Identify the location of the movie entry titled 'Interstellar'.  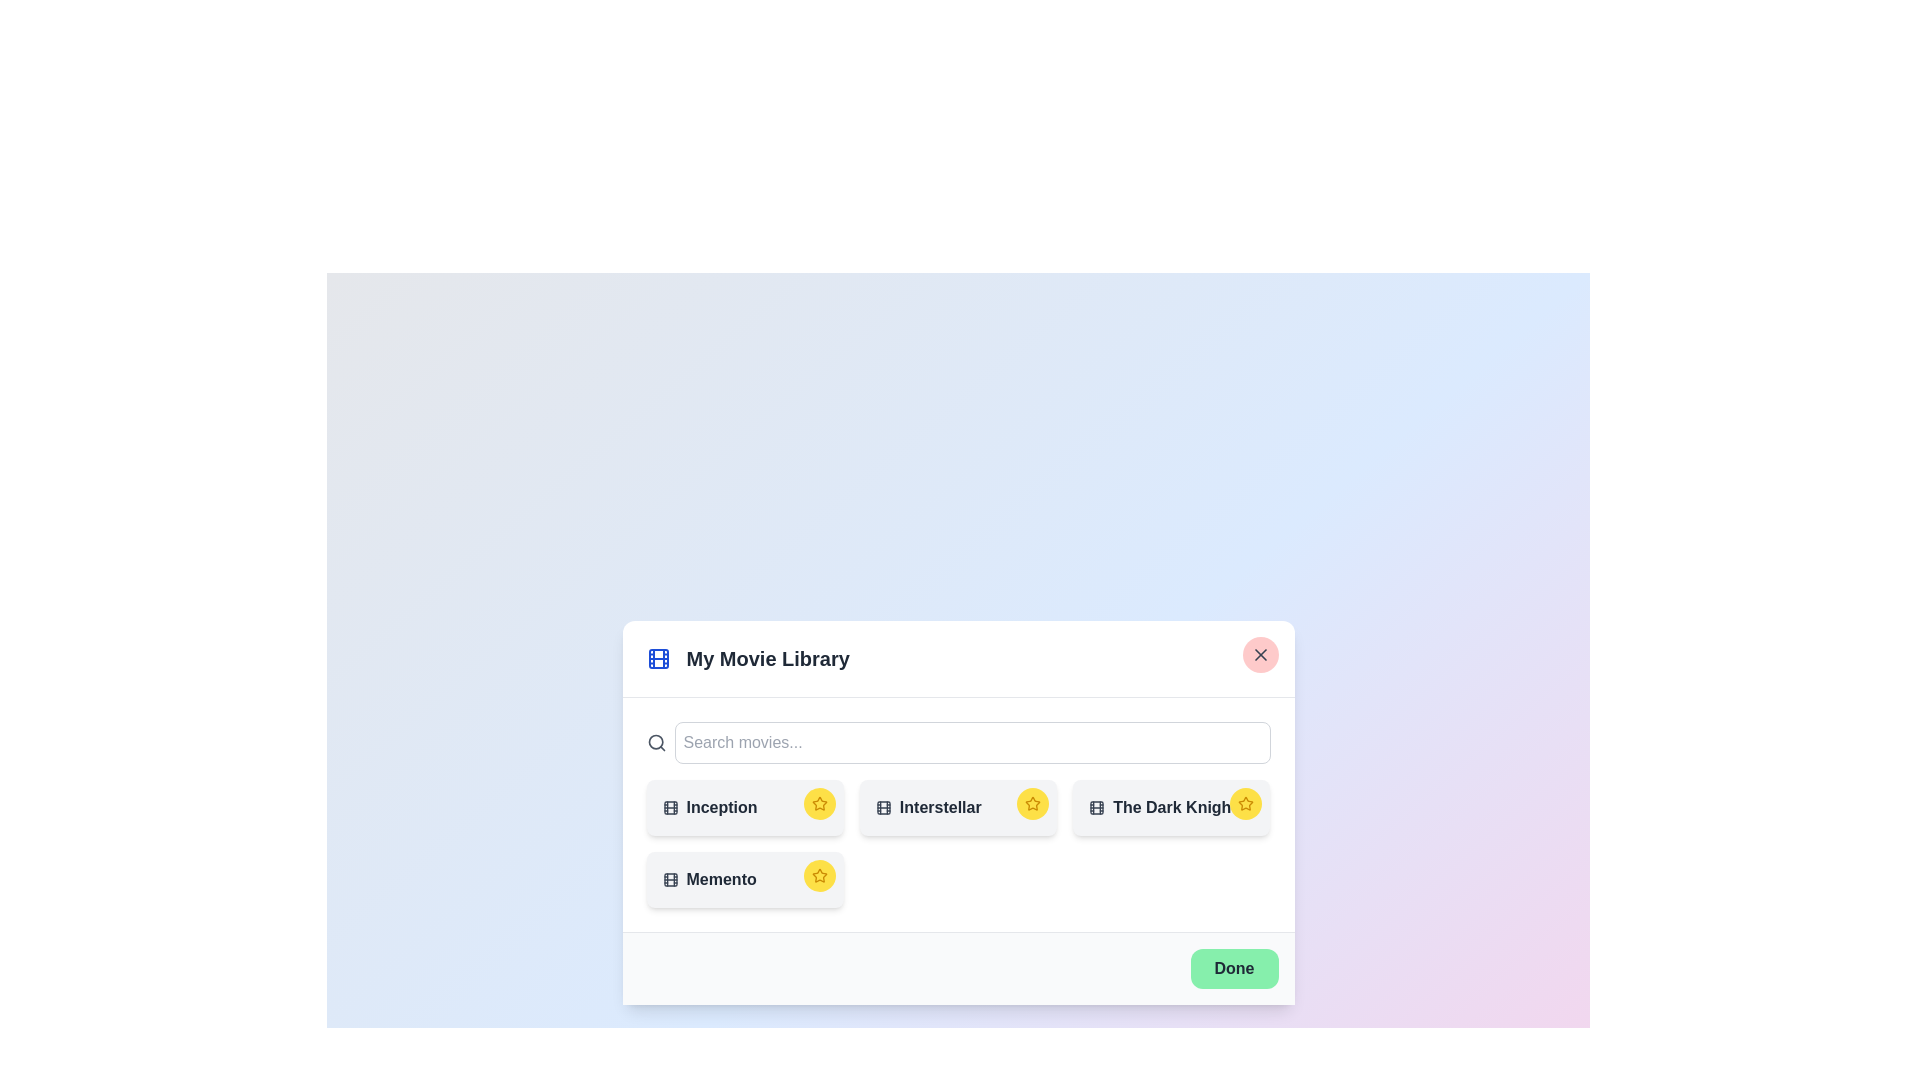
(957, 806).